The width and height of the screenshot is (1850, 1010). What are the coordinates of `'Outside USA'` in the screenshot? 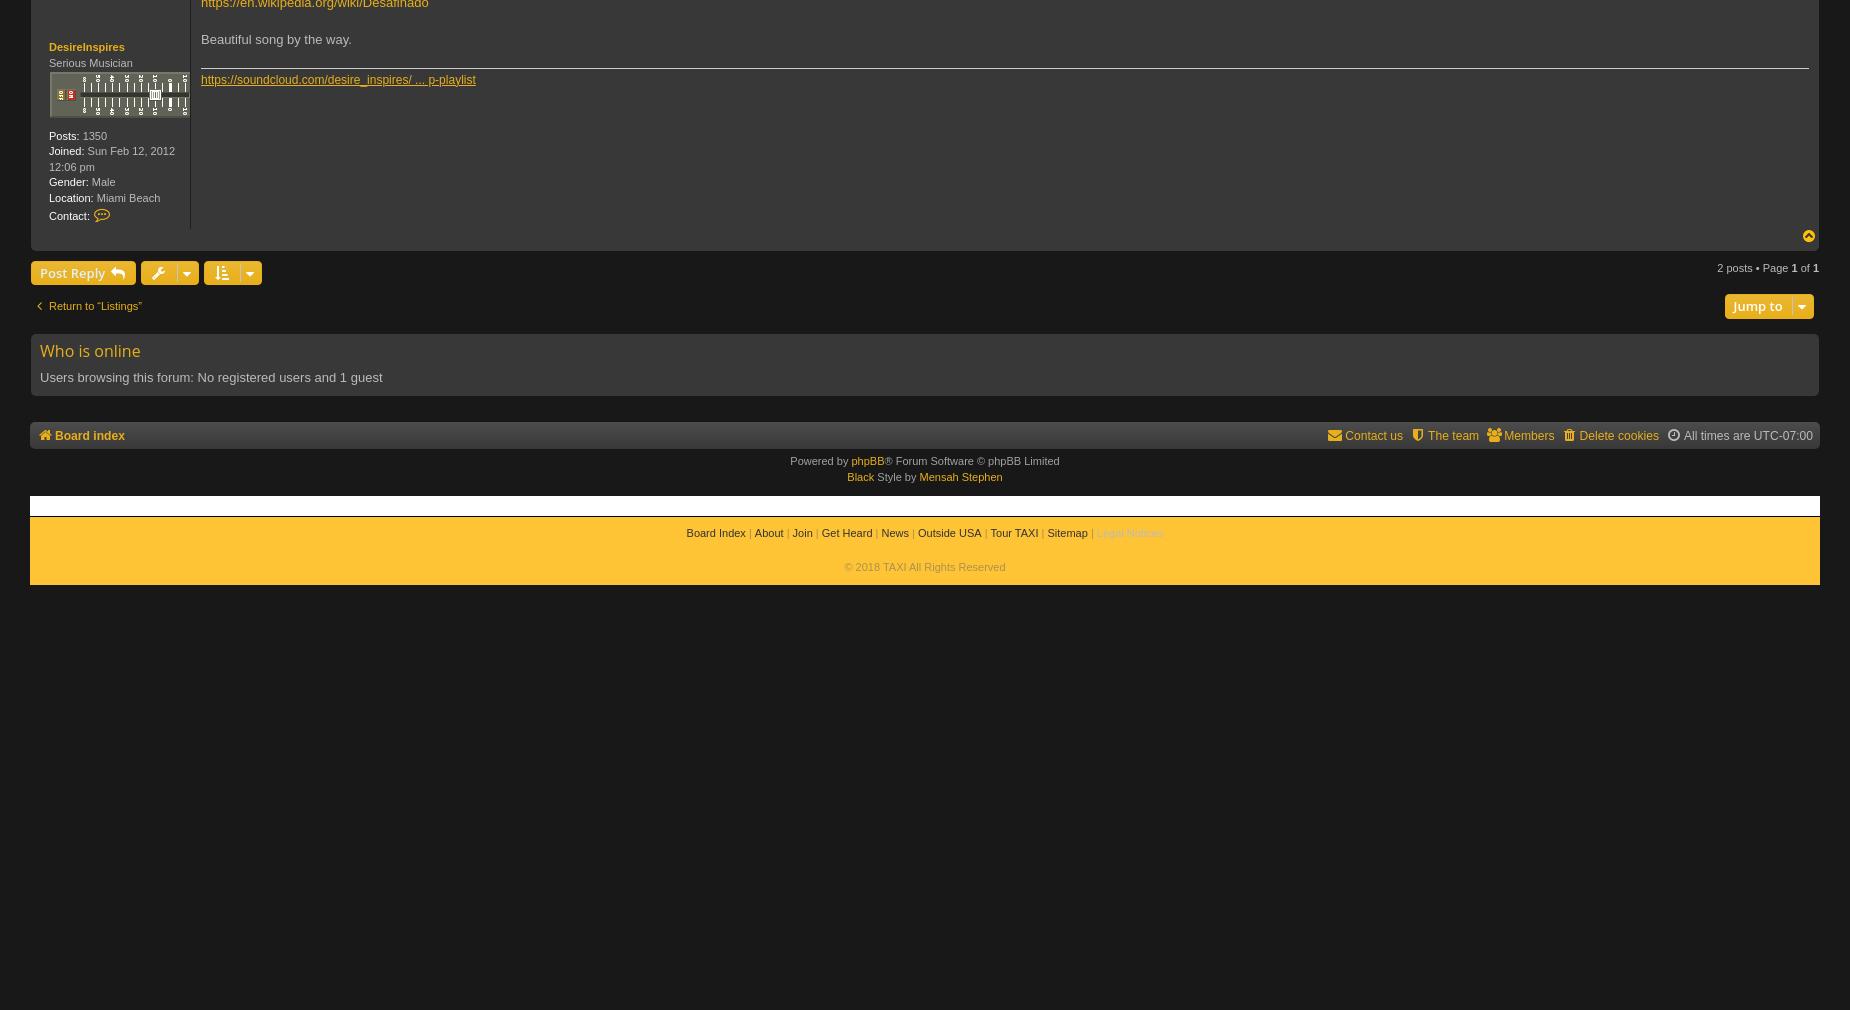 It's located at (948, 531).